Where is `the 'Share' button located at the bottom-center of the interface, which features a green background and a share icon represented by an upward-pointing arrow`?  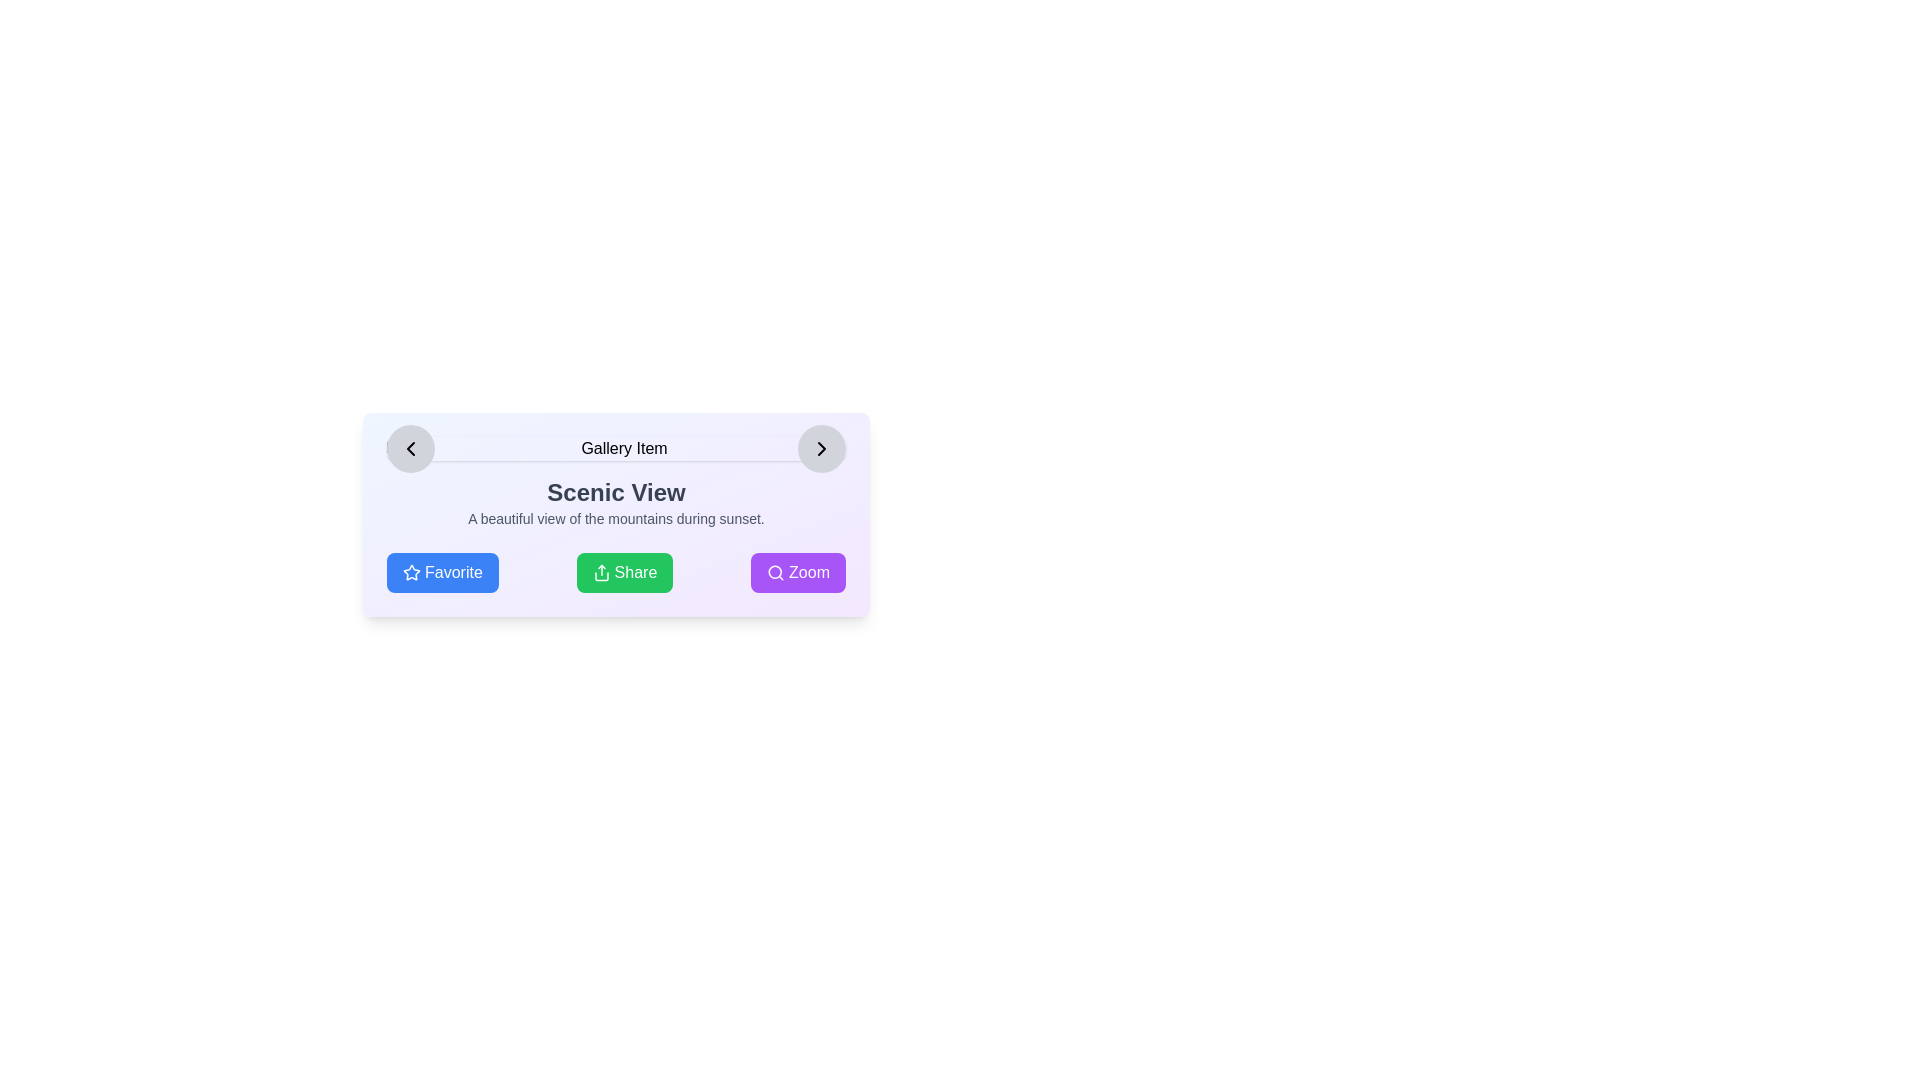 the 'Share' button located at the bottom-center of the interface, which features a green background and a share icon represented by an upward-pointing arrow is located at coordinates (600, 573).